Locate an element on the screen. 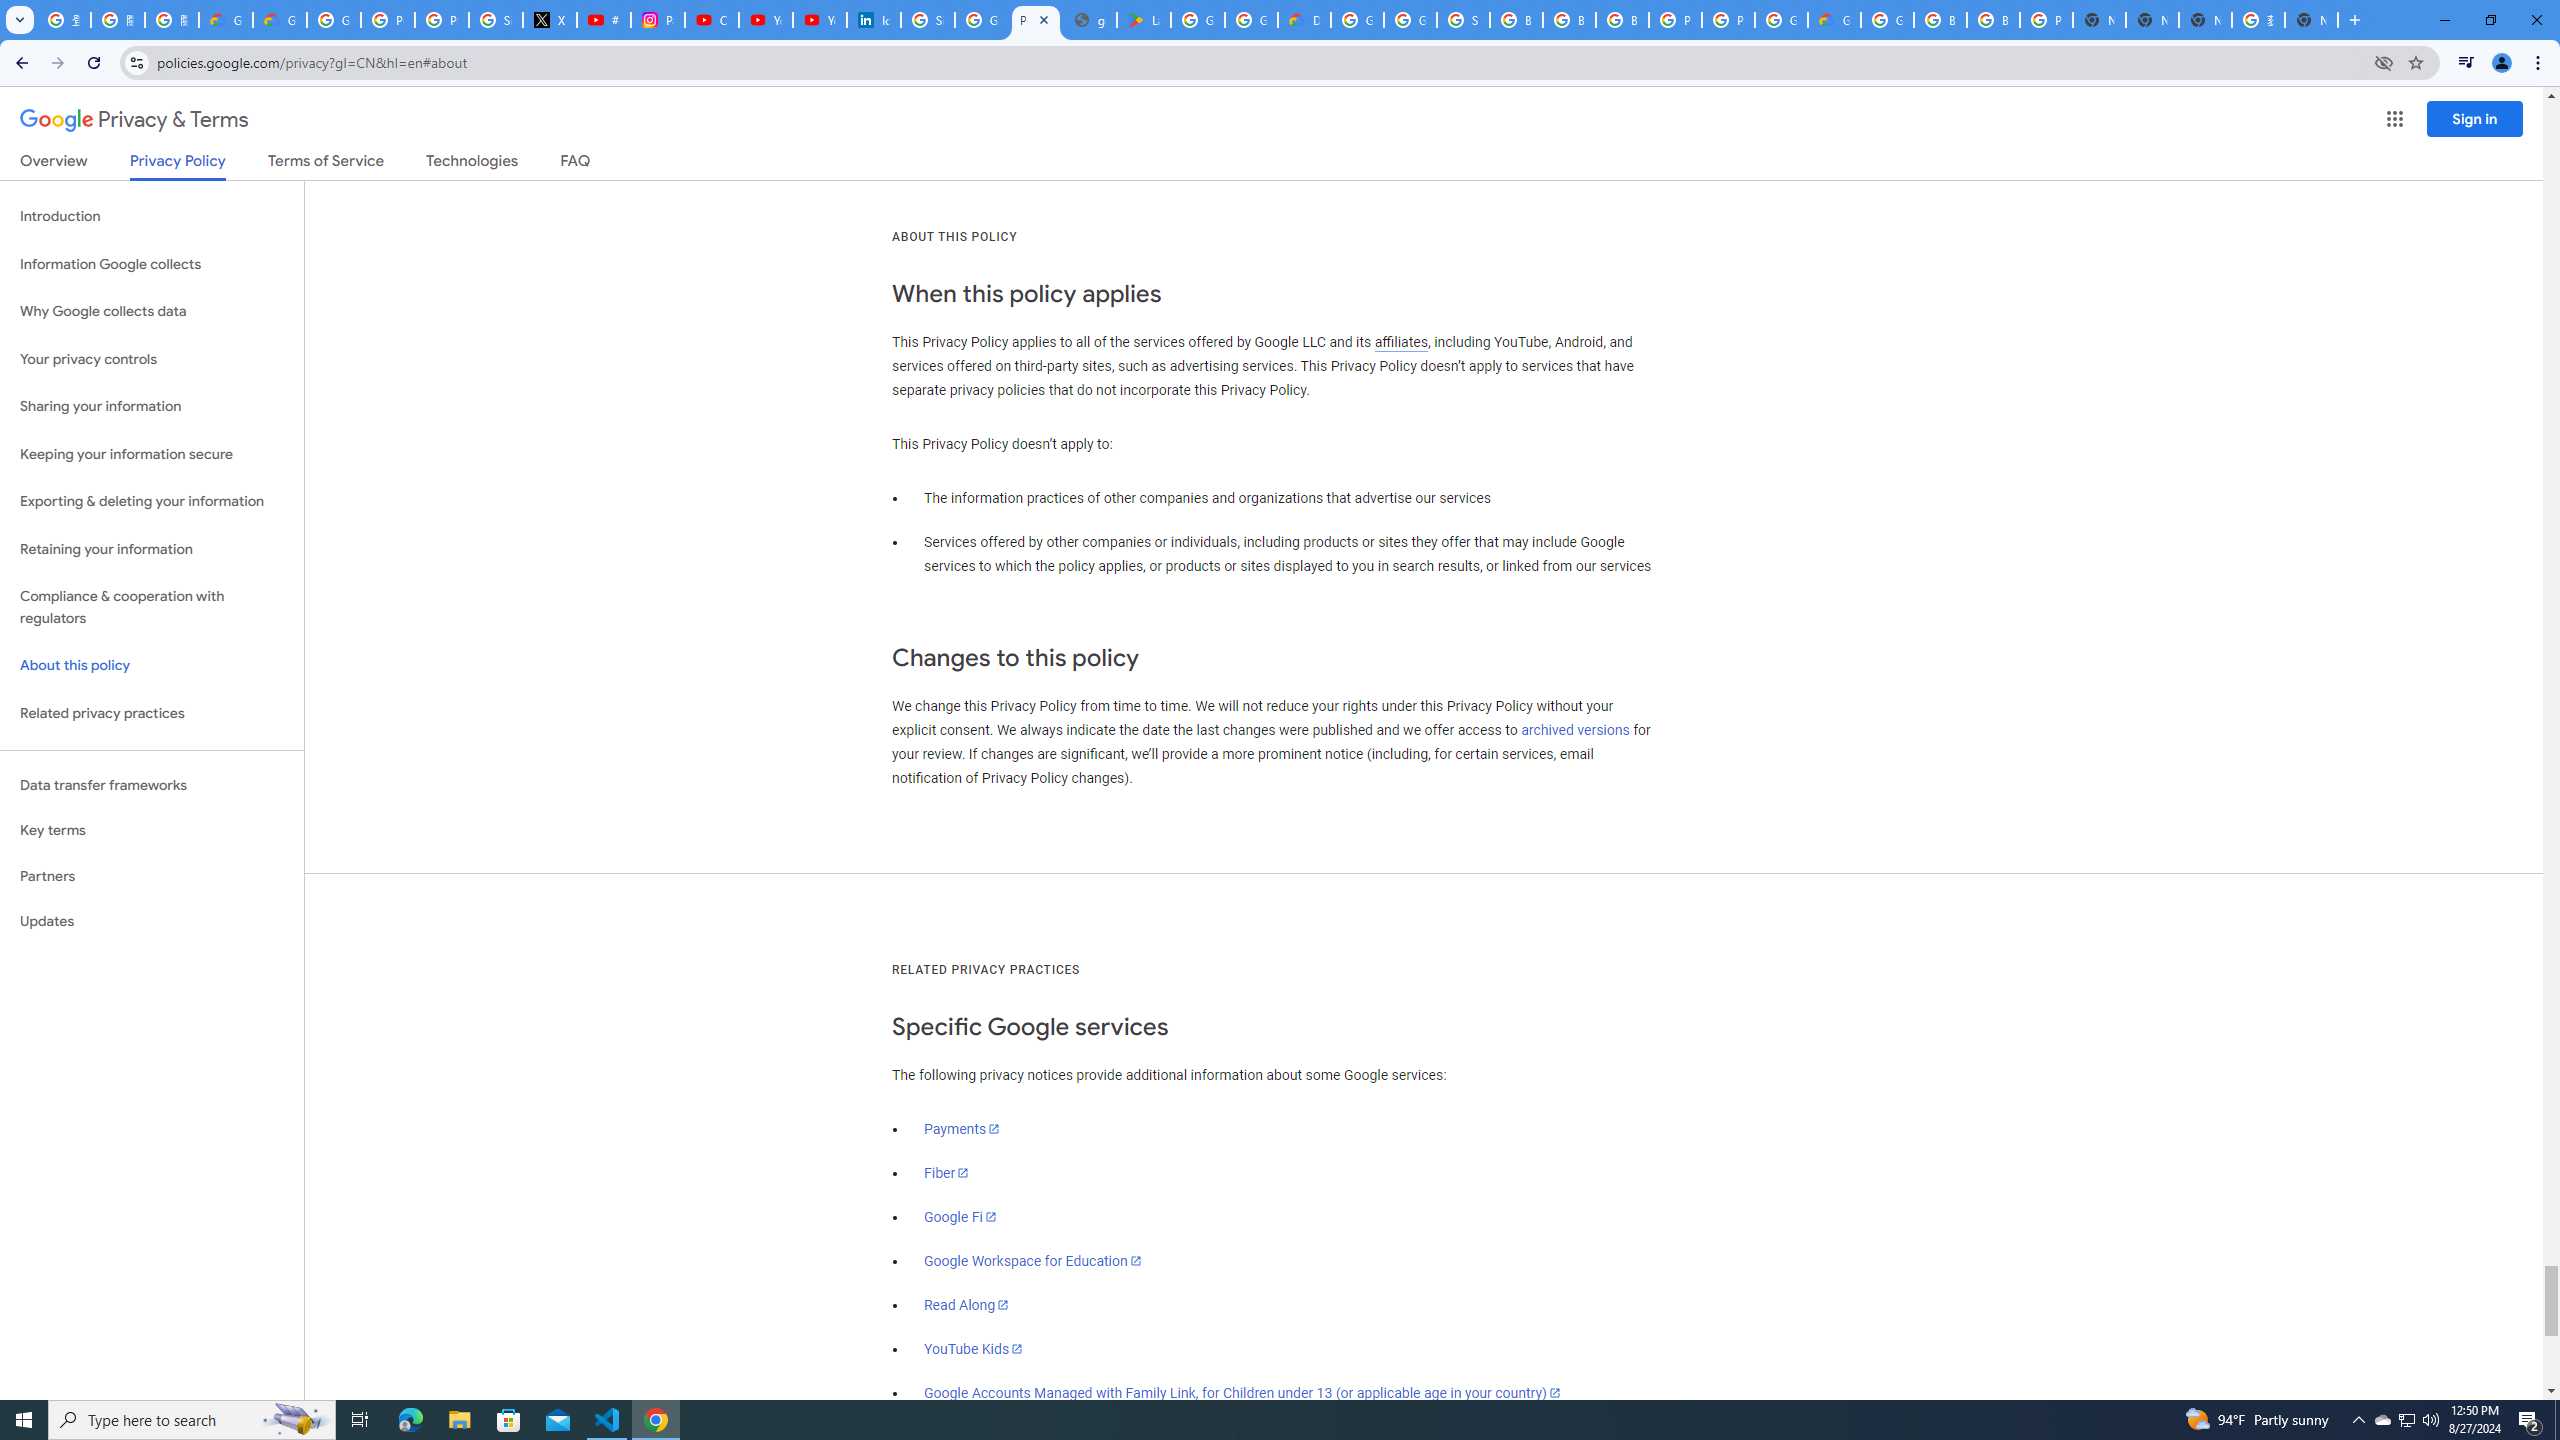 This screenshot has width=2560, height=1440. 'Technologies' is located at coordinates (472, 164).